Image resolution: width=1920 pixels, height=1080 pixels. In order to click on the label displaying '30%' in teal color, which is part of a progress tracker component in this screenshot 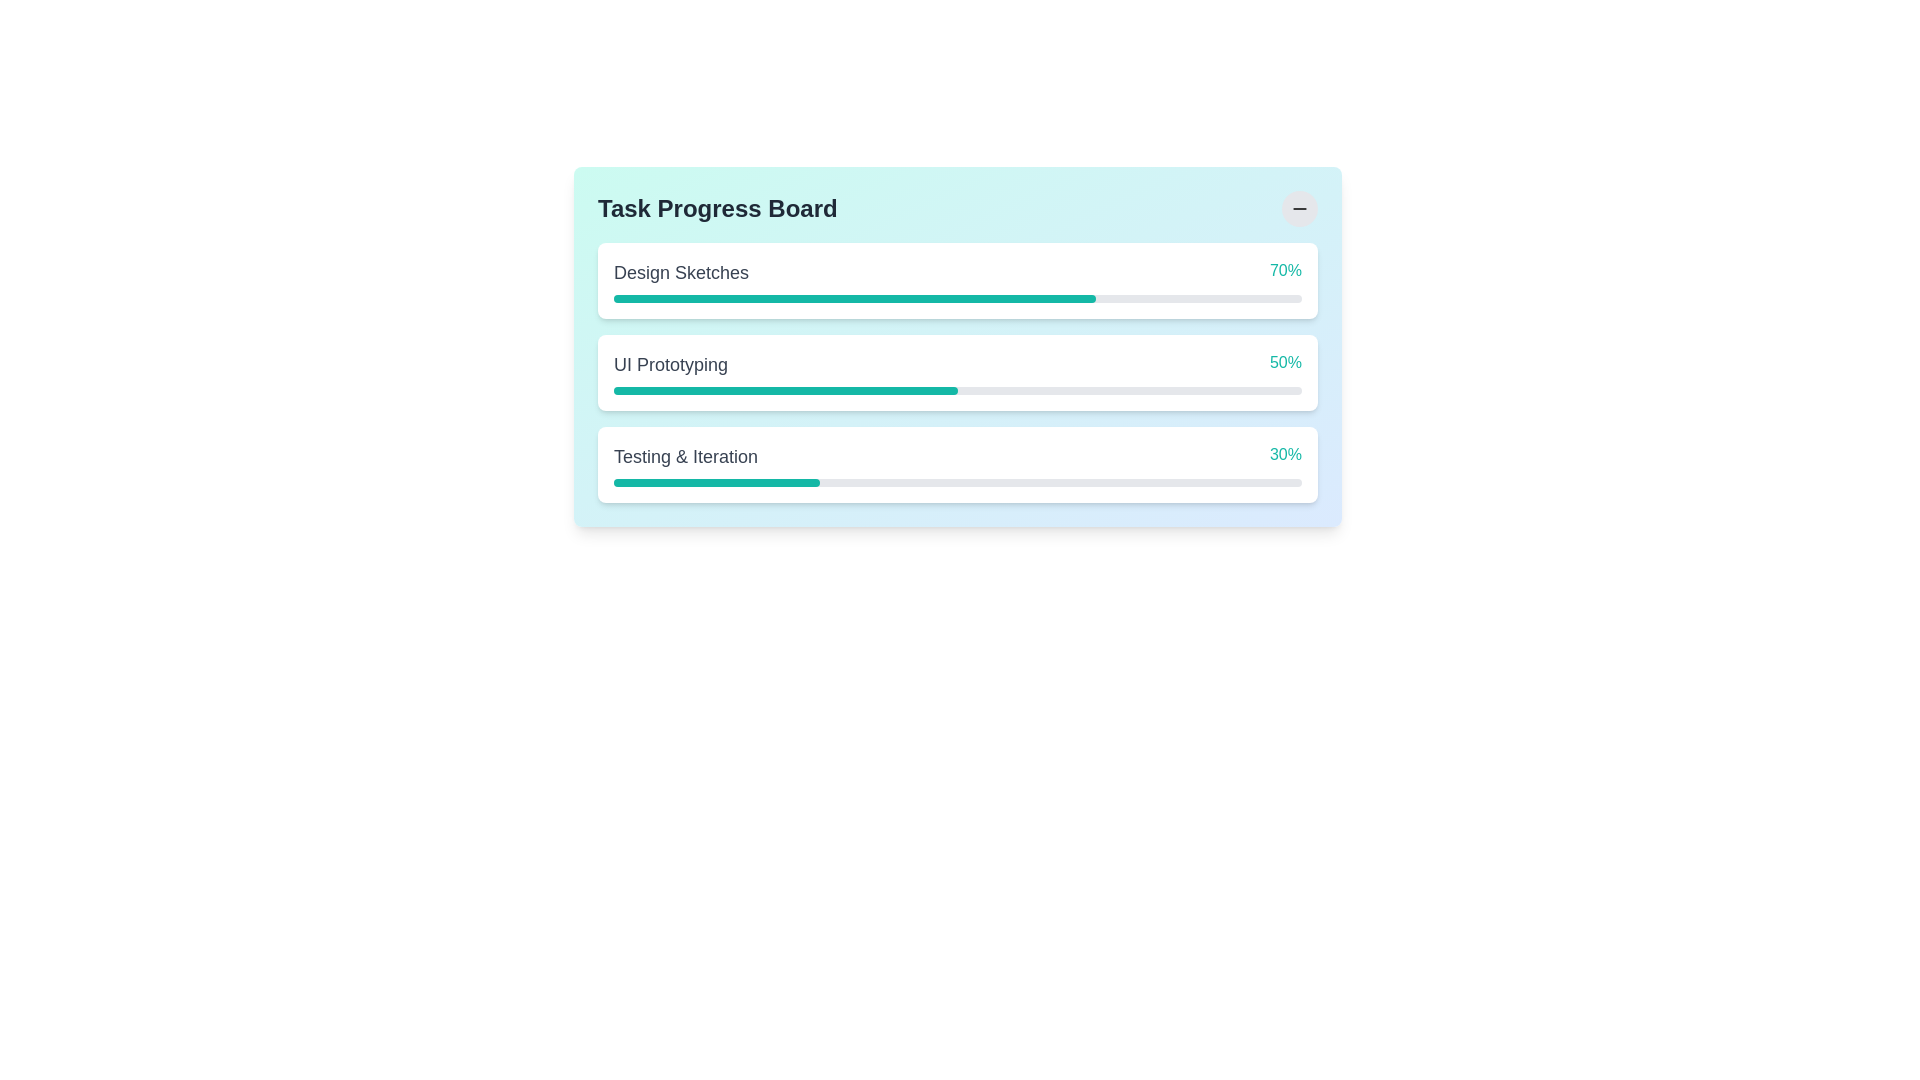, I will do `click(1286, 456)`.